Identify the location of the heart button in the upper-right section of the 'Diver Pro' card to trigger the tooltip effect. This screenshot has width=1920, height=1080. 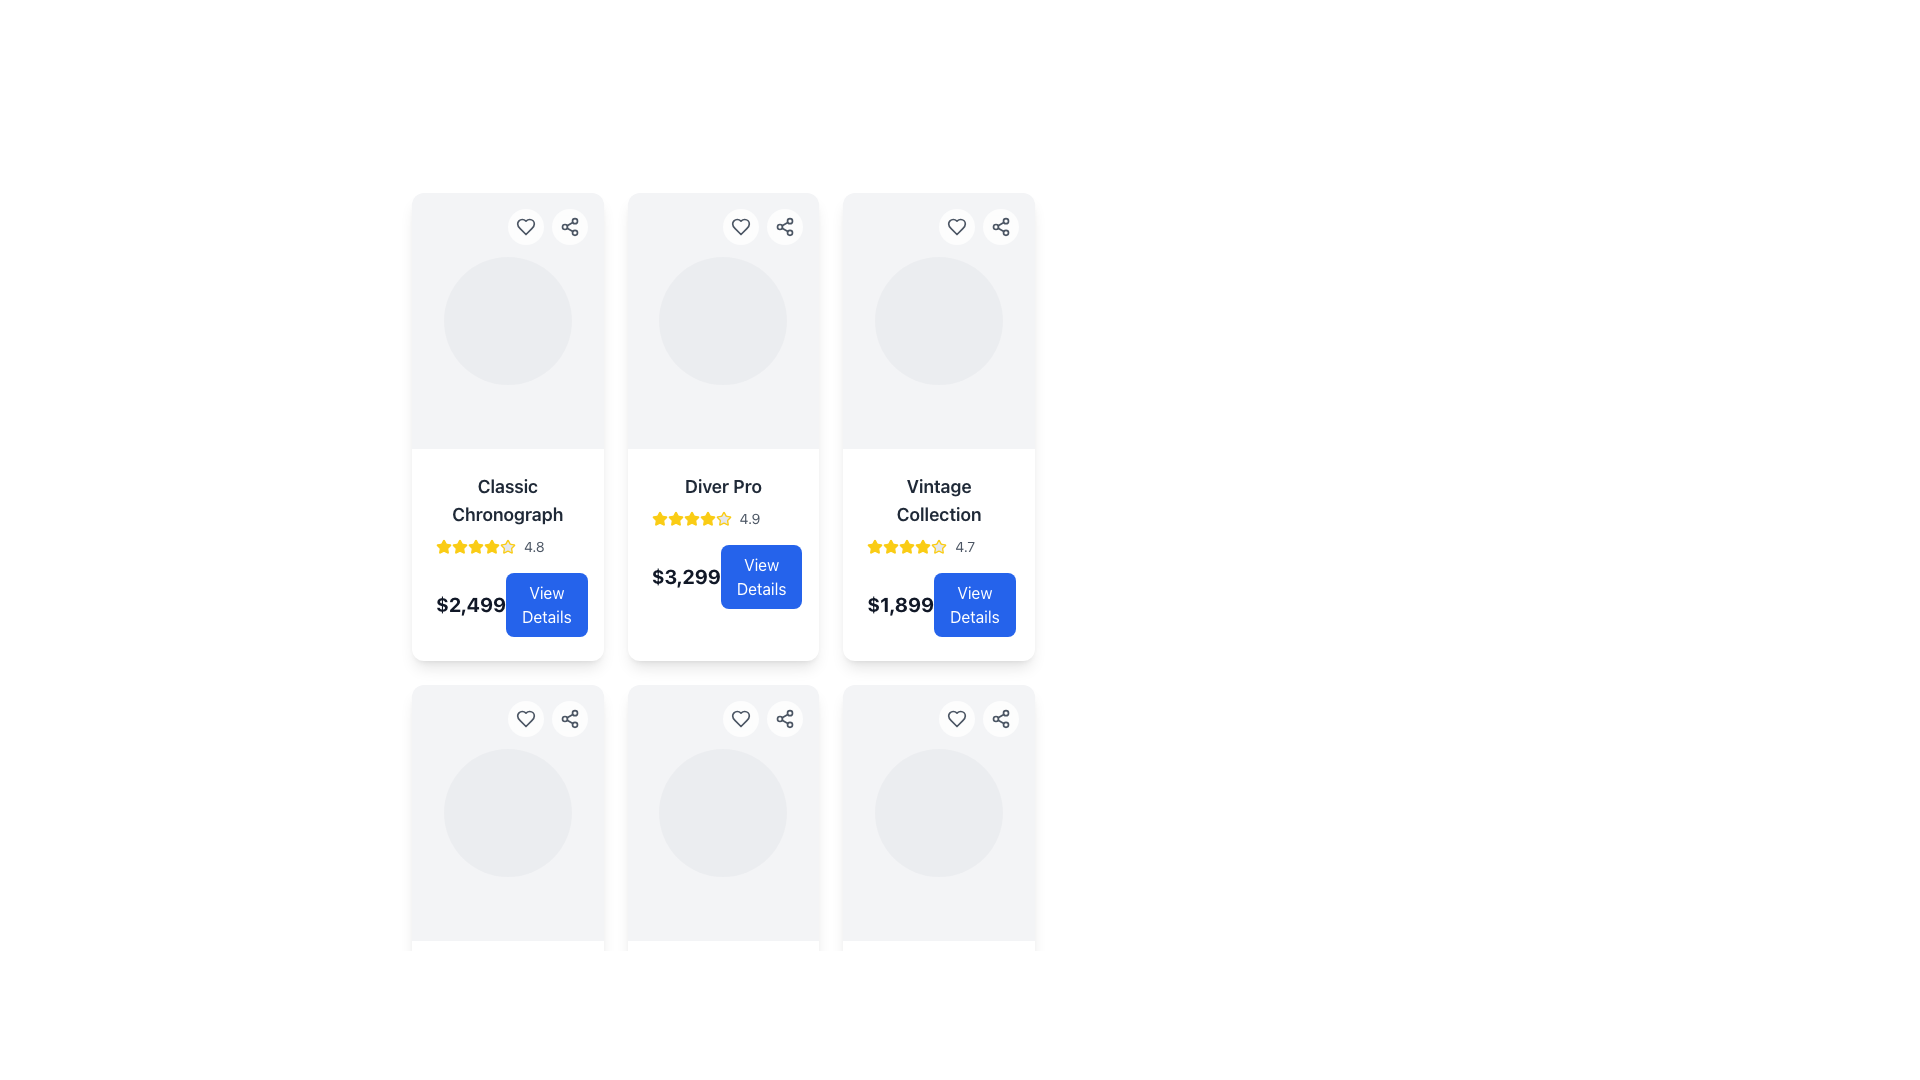
(762, 226).